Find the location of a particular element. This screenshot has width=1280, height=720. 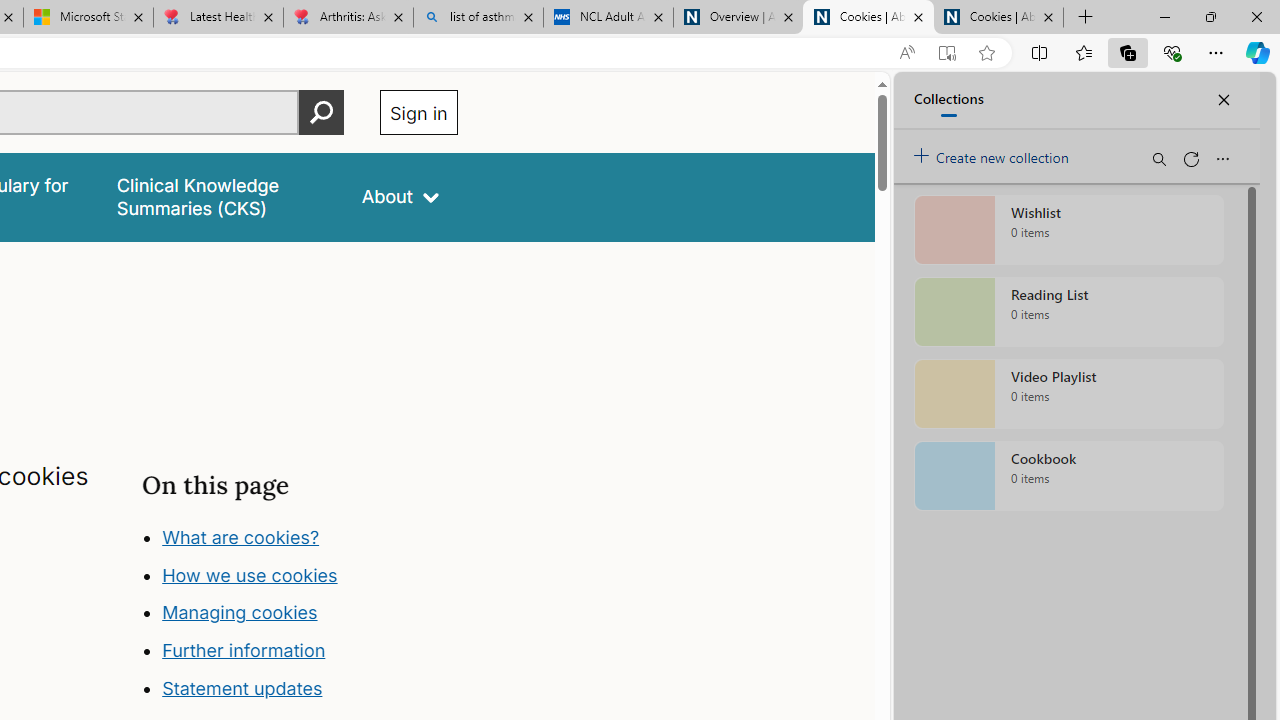

'What are cookies?' is located at coordinates (240, 536).